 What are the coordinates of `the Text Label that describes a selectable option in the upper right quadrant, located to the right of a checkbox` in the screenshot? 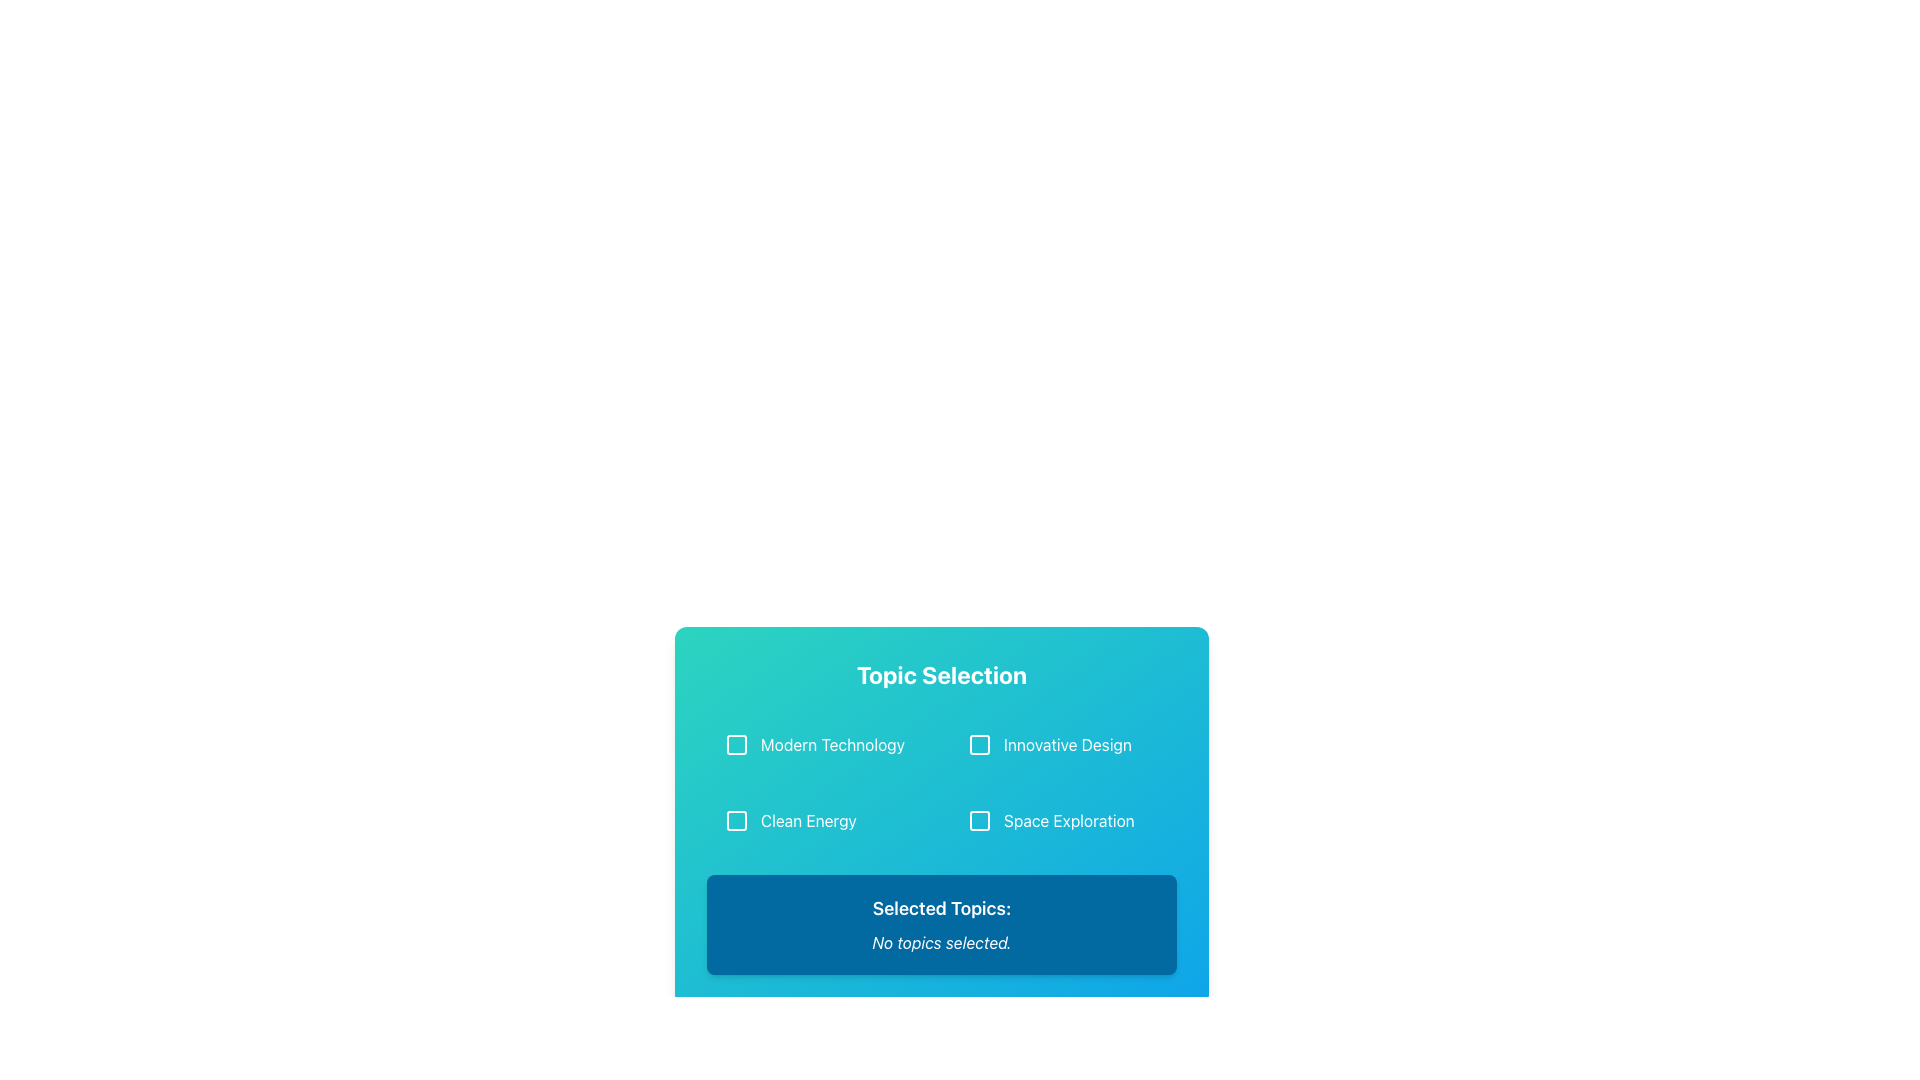 It's located at (1066, 744).